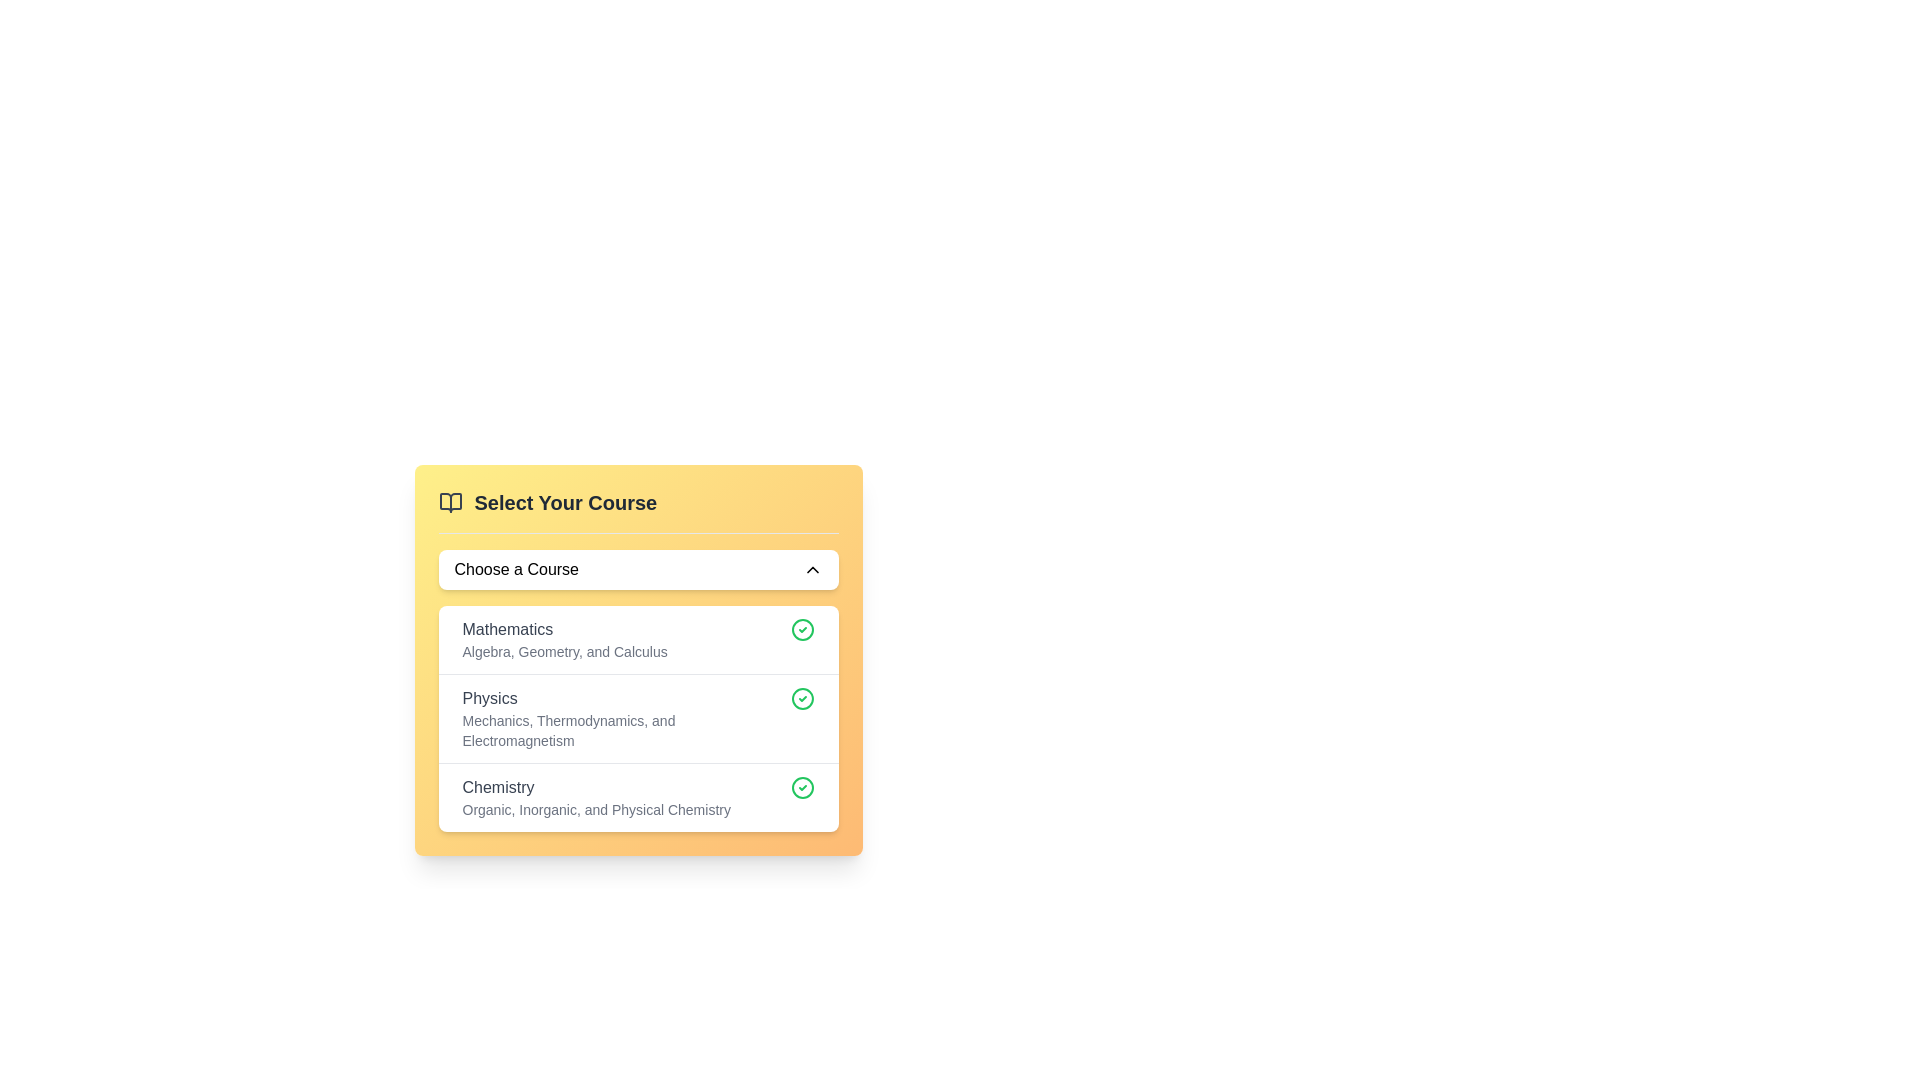 The image size is (1920, 1080). Describe the element at coordinates (802, 786) in the screenshot. I see `the circular element with a green outline that indicates the status of the Chemistry course in the third list item of the course interface` at that location.